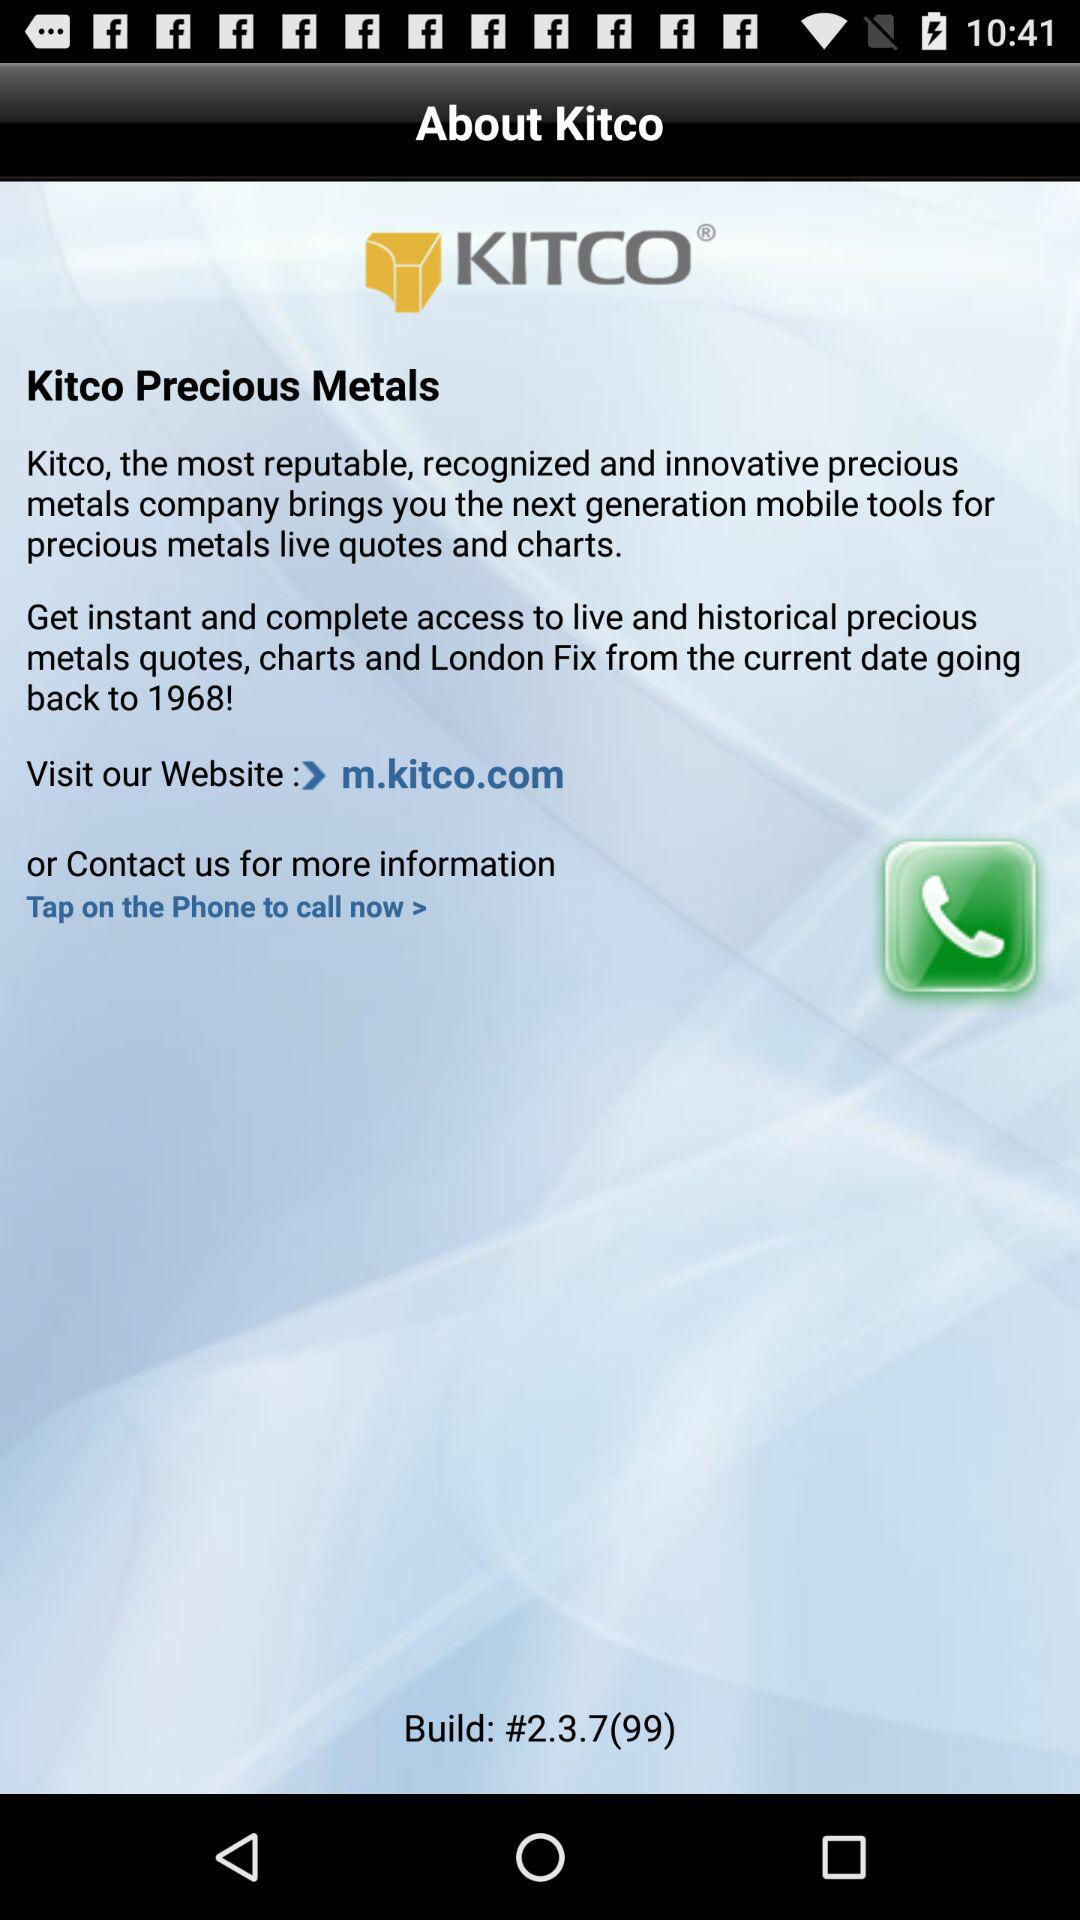 The width and height of the screenshot is (1080, 1920). What do you see at coordinates (959, 983) in the screenshot?
I see `the call icon` at bounding box center [959, 983].